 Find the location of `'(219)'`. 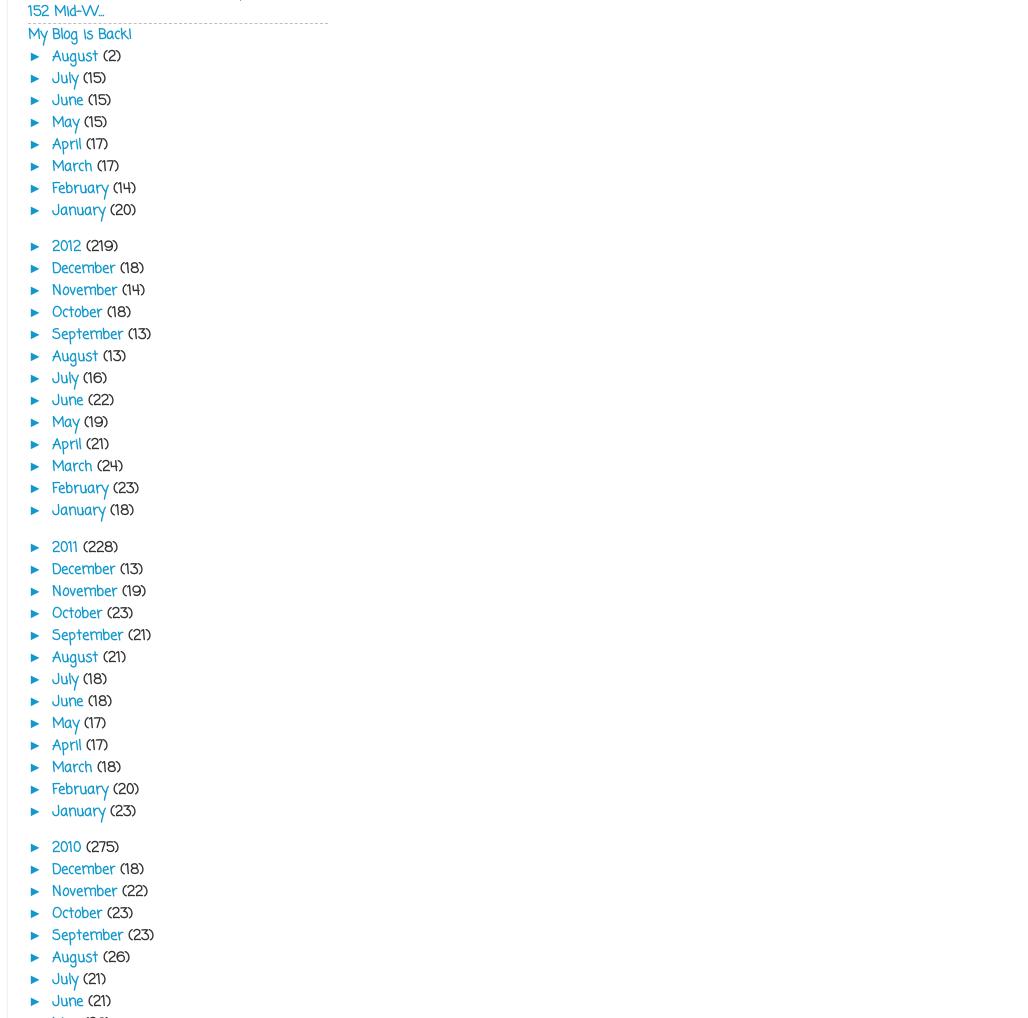

'(219)' is located at coordinates (100, 245).